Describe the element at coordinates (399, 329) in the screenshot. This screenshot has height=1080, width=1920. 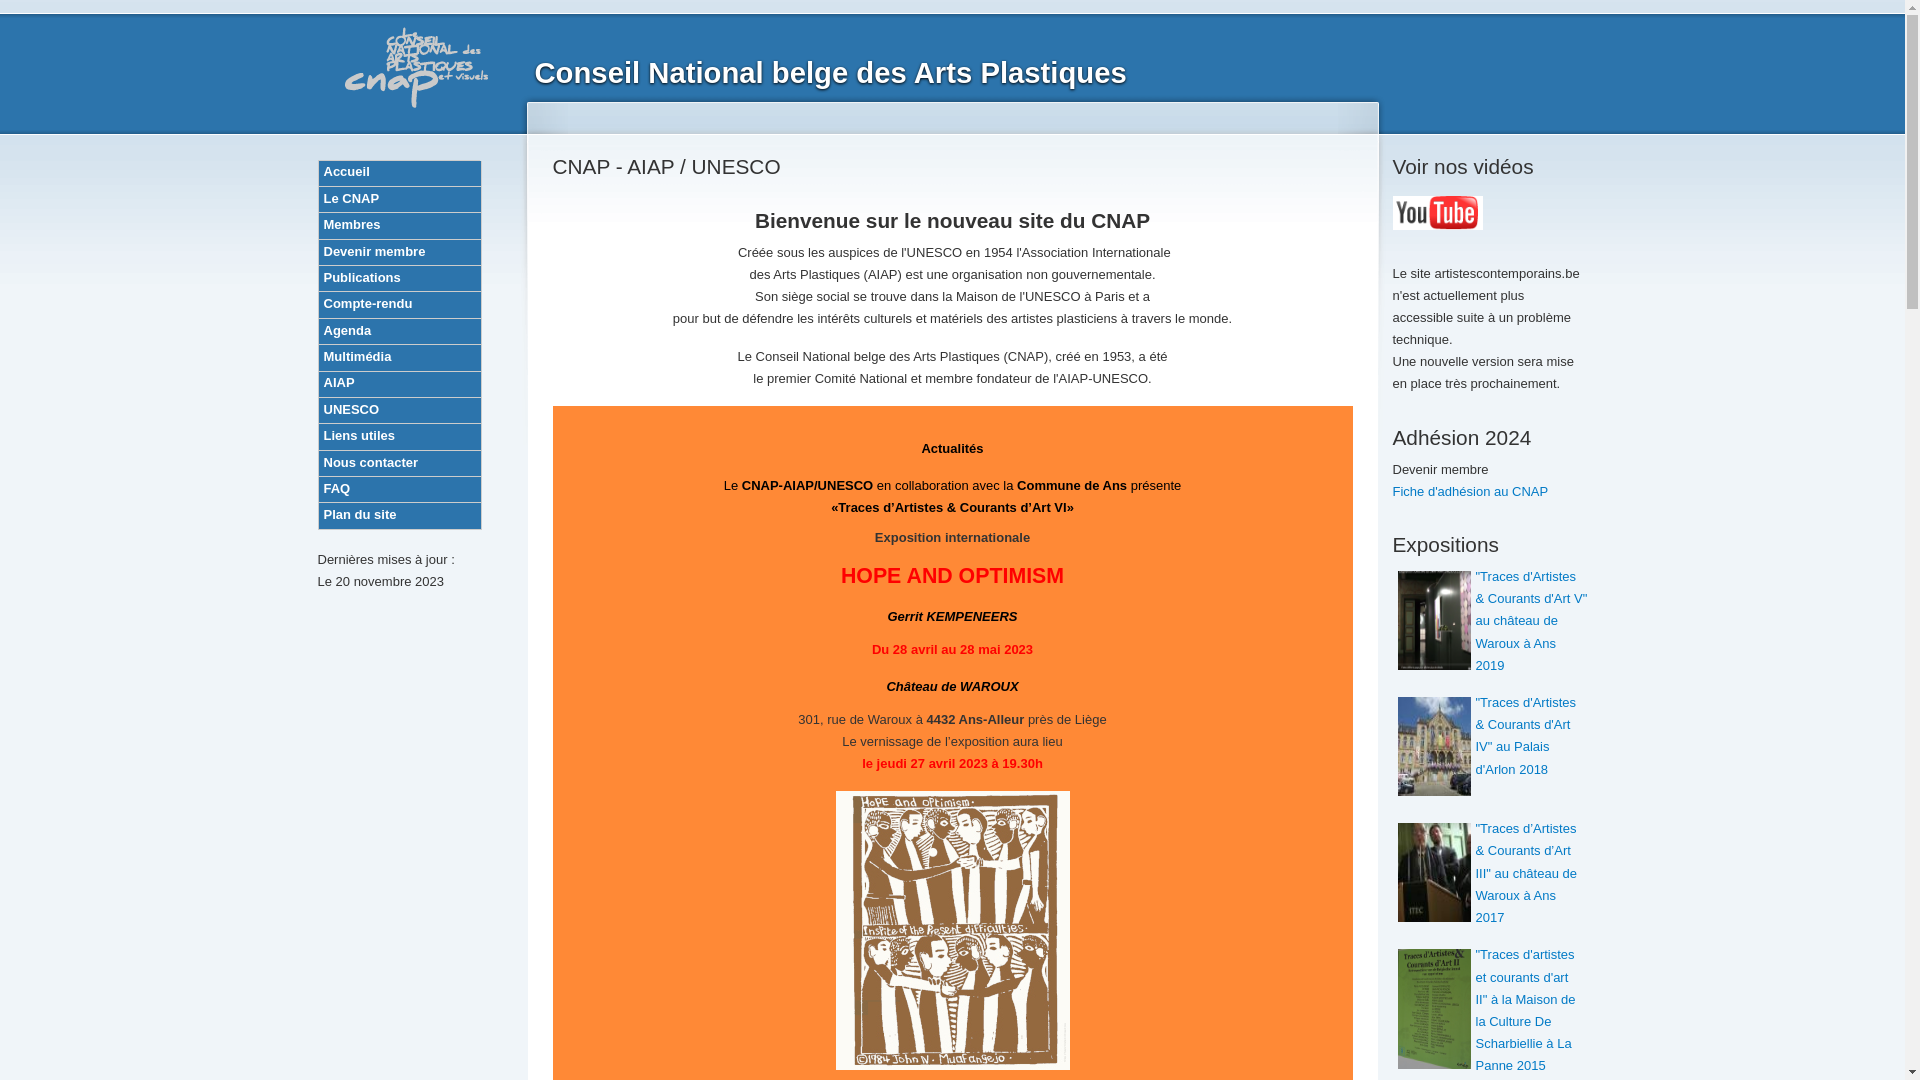
I see `'Agenda'` at that location.